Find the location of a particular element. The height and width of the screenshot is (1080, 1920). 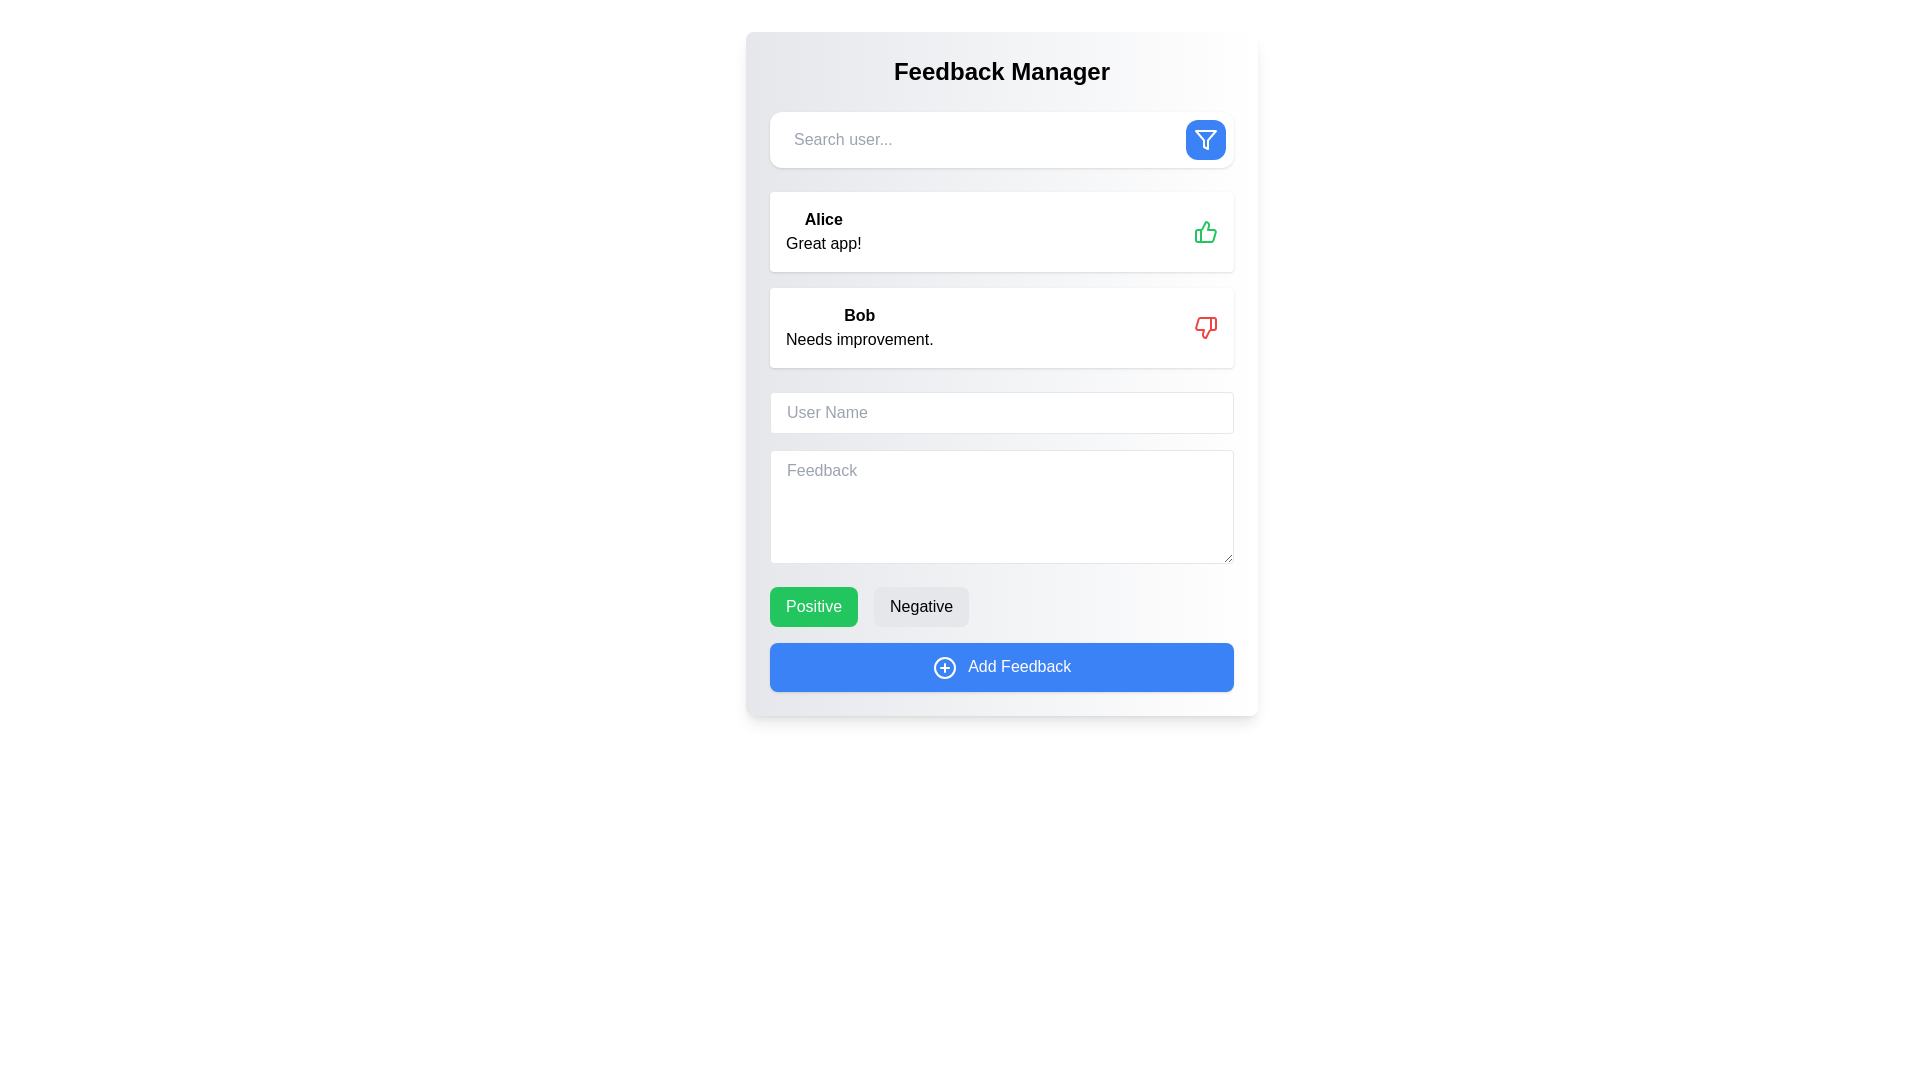

the 'Positive' button, which is a rectangular button with a vibrant green background and white bold text is located at coordinates (814, 605).